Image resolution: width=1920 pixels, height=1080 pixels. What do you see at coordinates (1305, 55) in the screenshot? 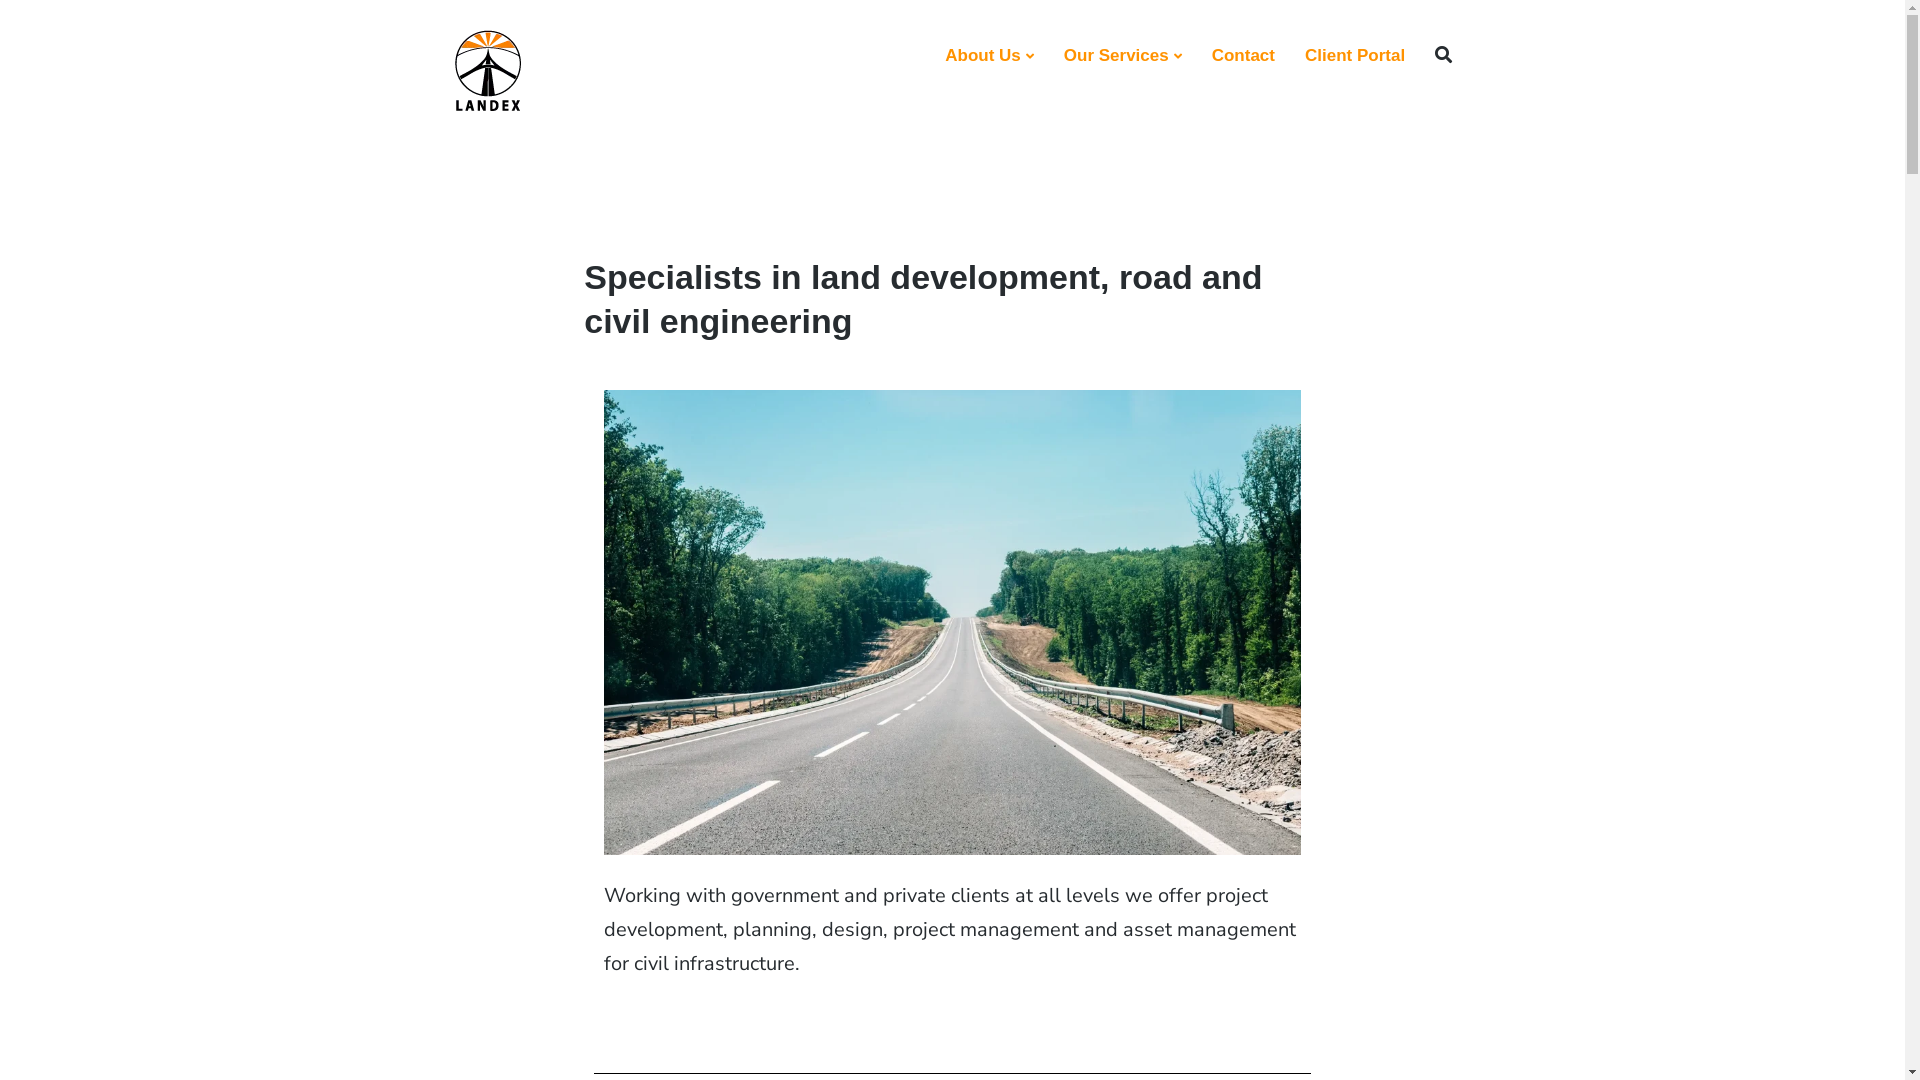
I see `'Client Portal'` at bounding box center [1305, 55].